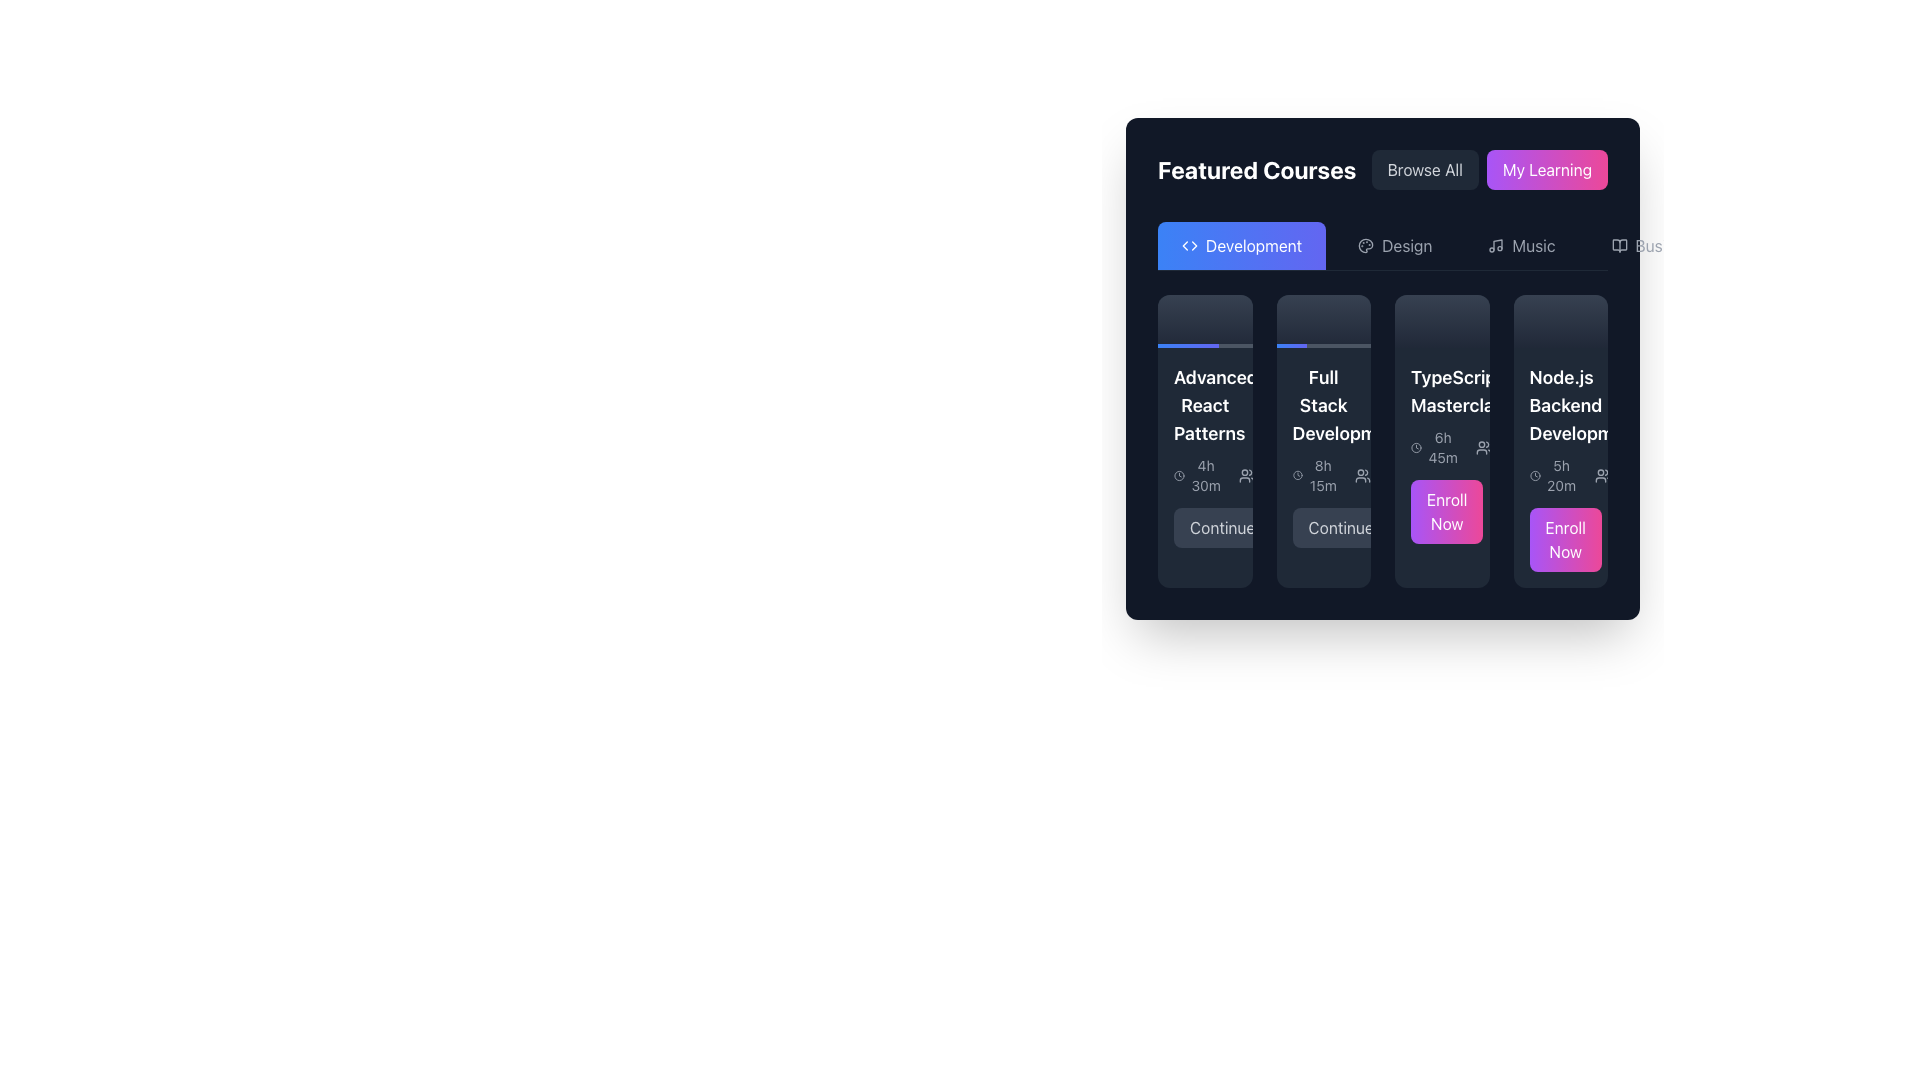 This screenshot has height=1080, width=1920. Describe the element at coordinates (1323, 476) in the screenshot. I see `the text element displaying '8h 15m' with a clock icon to its left, located in the second item of the course cards list under 'Full Stack Development'` at that location.